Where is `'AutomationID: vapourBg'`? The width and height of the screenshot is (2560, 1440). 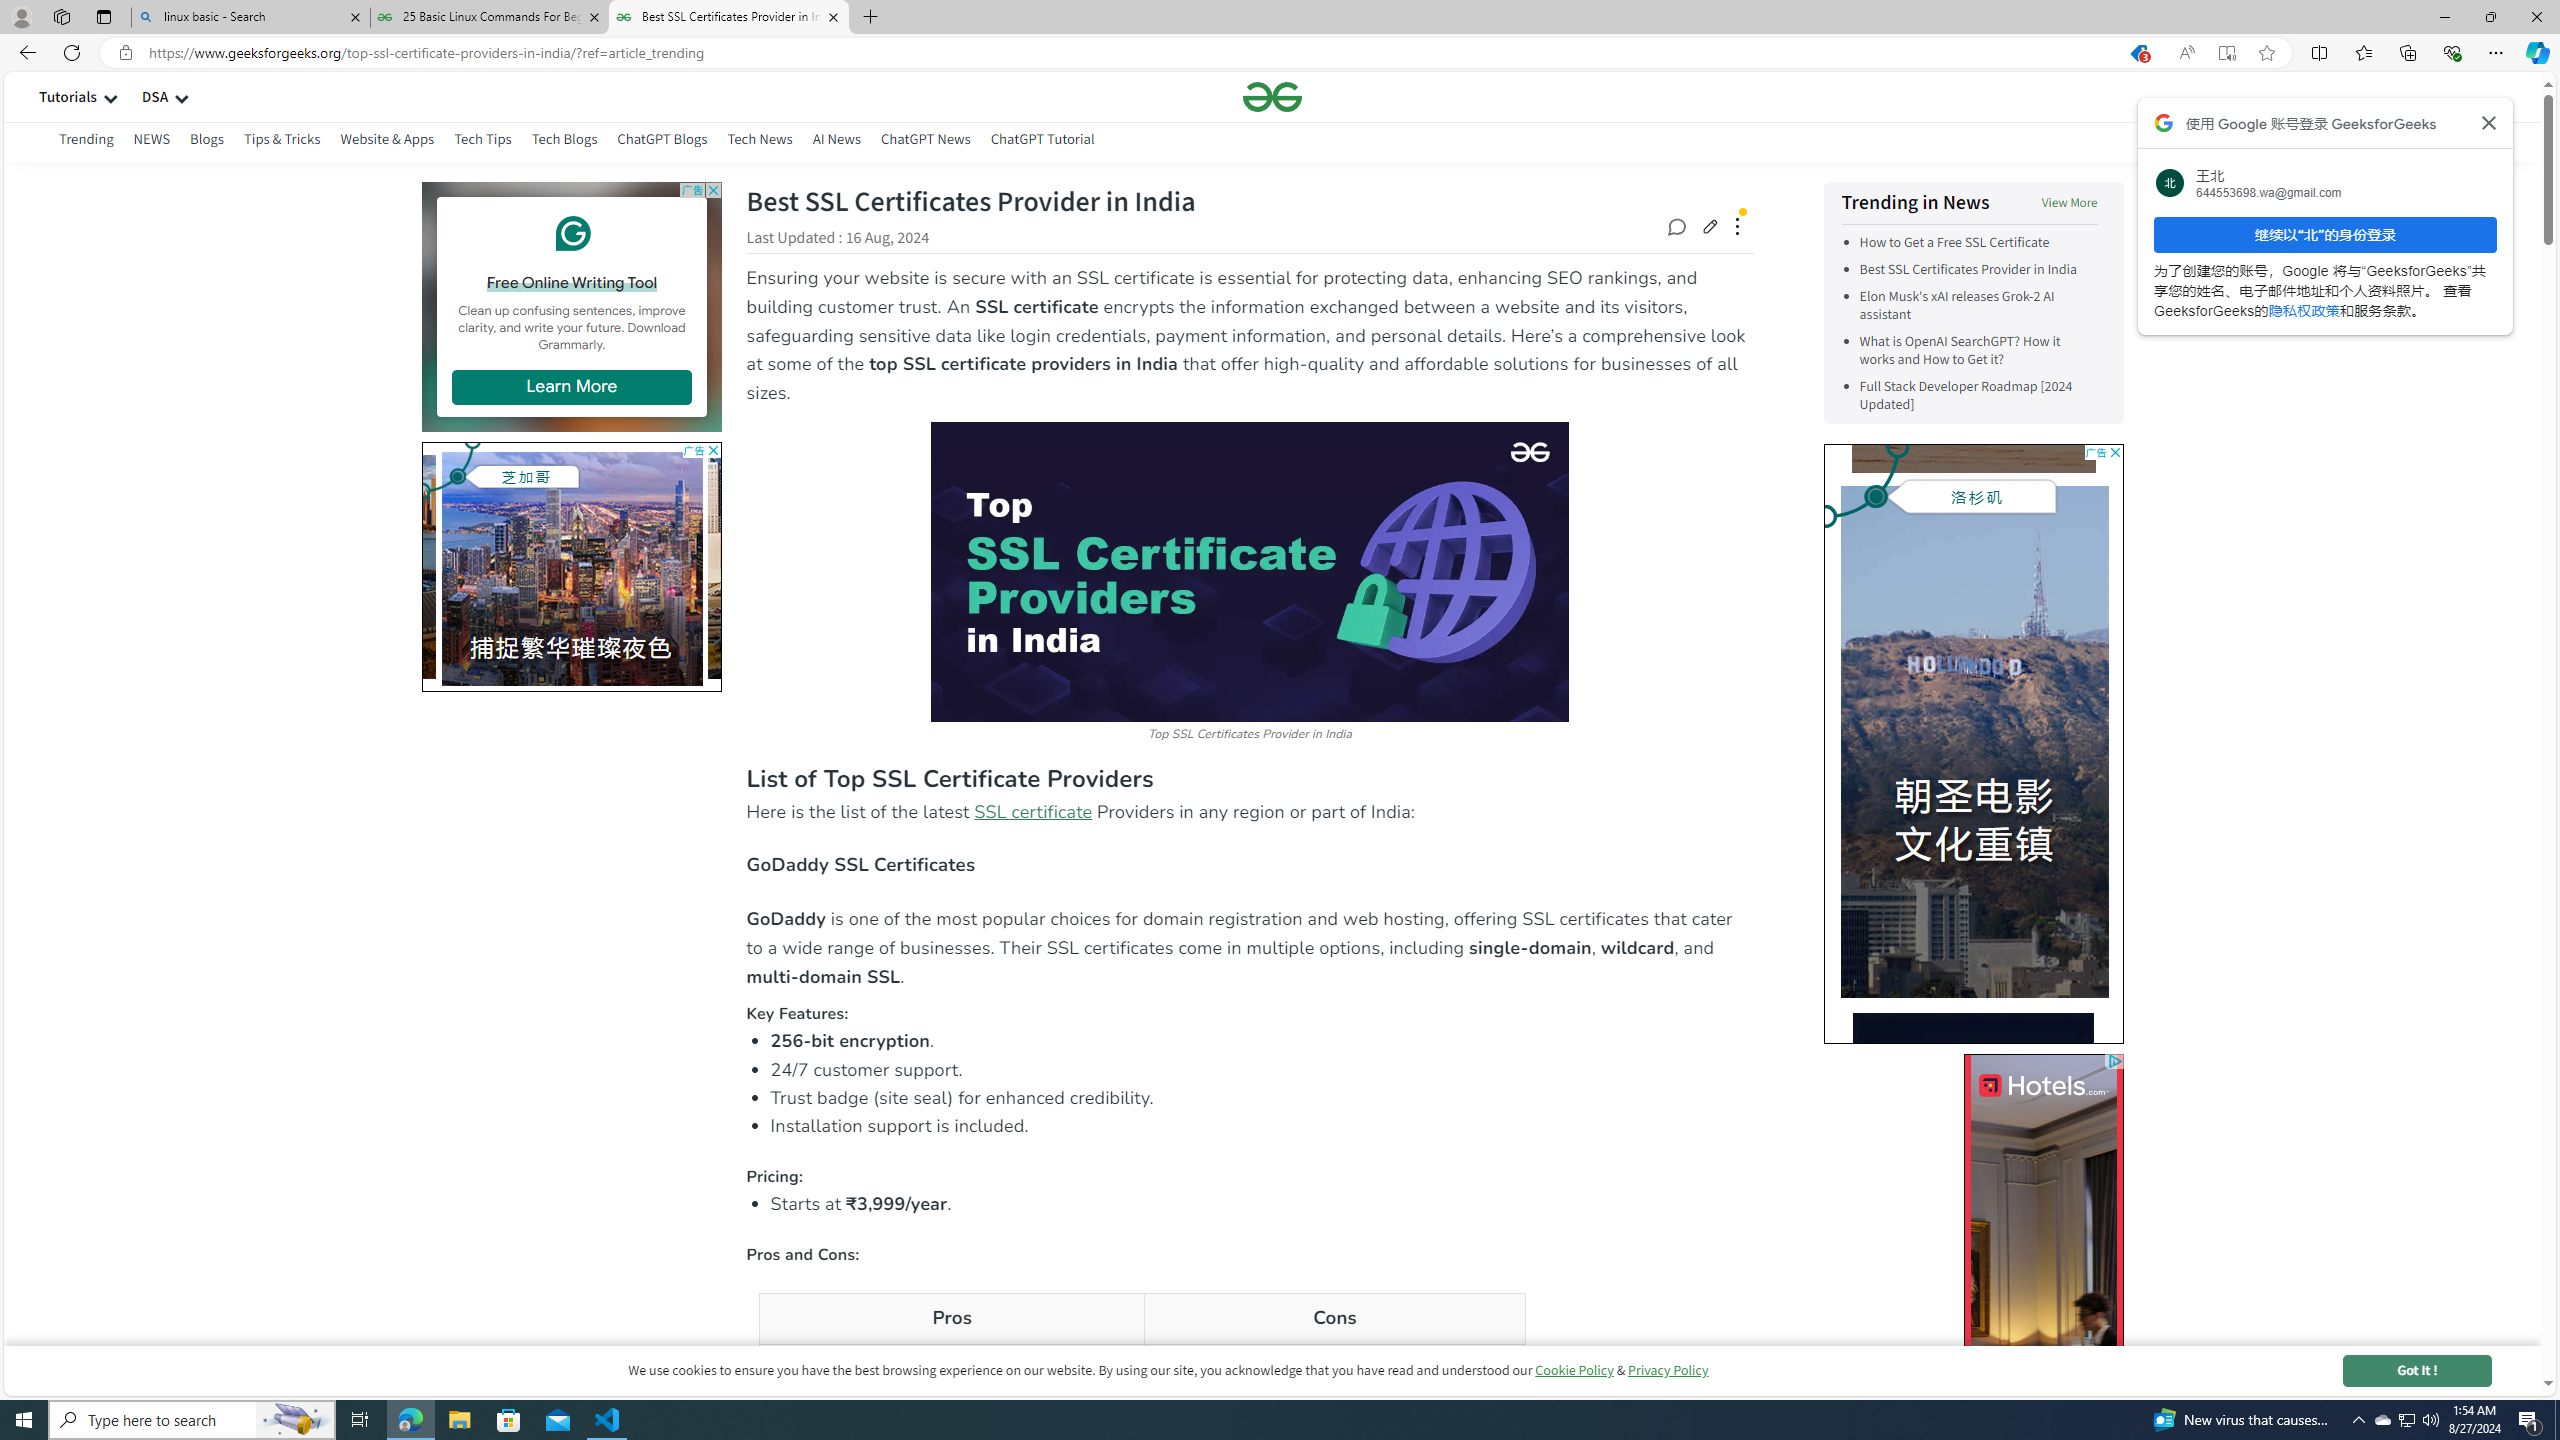 'AutomationID: vapourBg' is located at coordinates (1972, 742).